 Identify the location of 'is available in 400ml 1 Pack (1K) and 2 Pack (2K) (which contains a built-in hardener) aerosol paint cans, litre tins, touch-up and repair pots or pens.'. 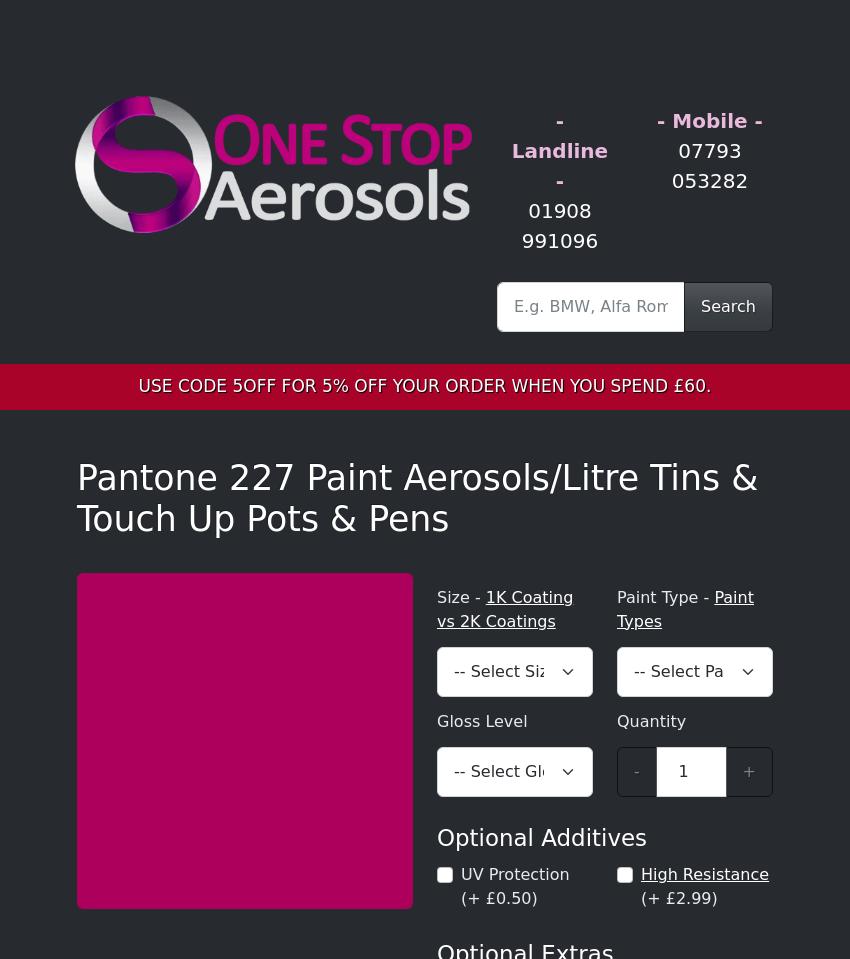
(422, 33).